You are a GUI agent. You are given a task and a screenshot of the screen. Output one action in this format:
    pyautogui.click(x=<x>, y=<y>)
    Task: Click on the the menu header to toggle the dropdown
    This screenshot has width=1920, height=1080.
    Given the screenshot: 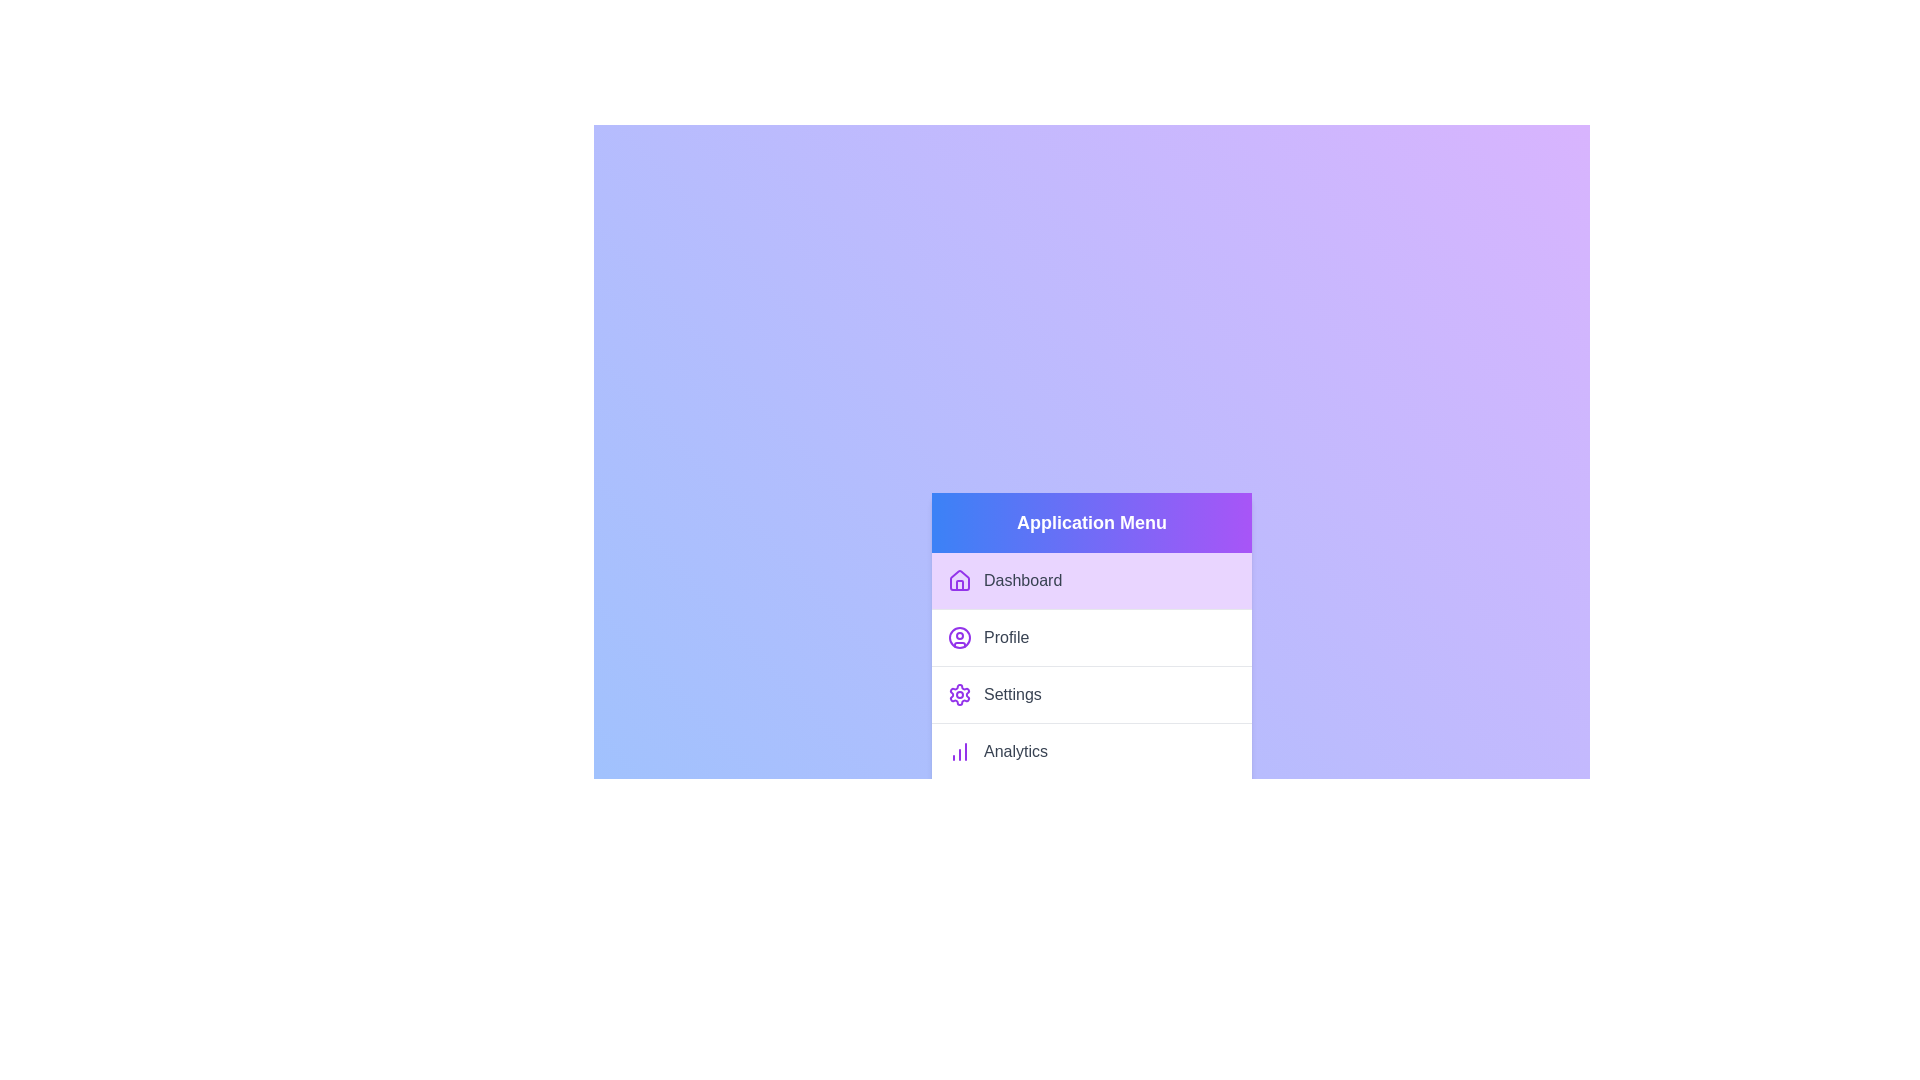 What is the action you would take?
    pyautogui.click(x=1090, y=522)
    